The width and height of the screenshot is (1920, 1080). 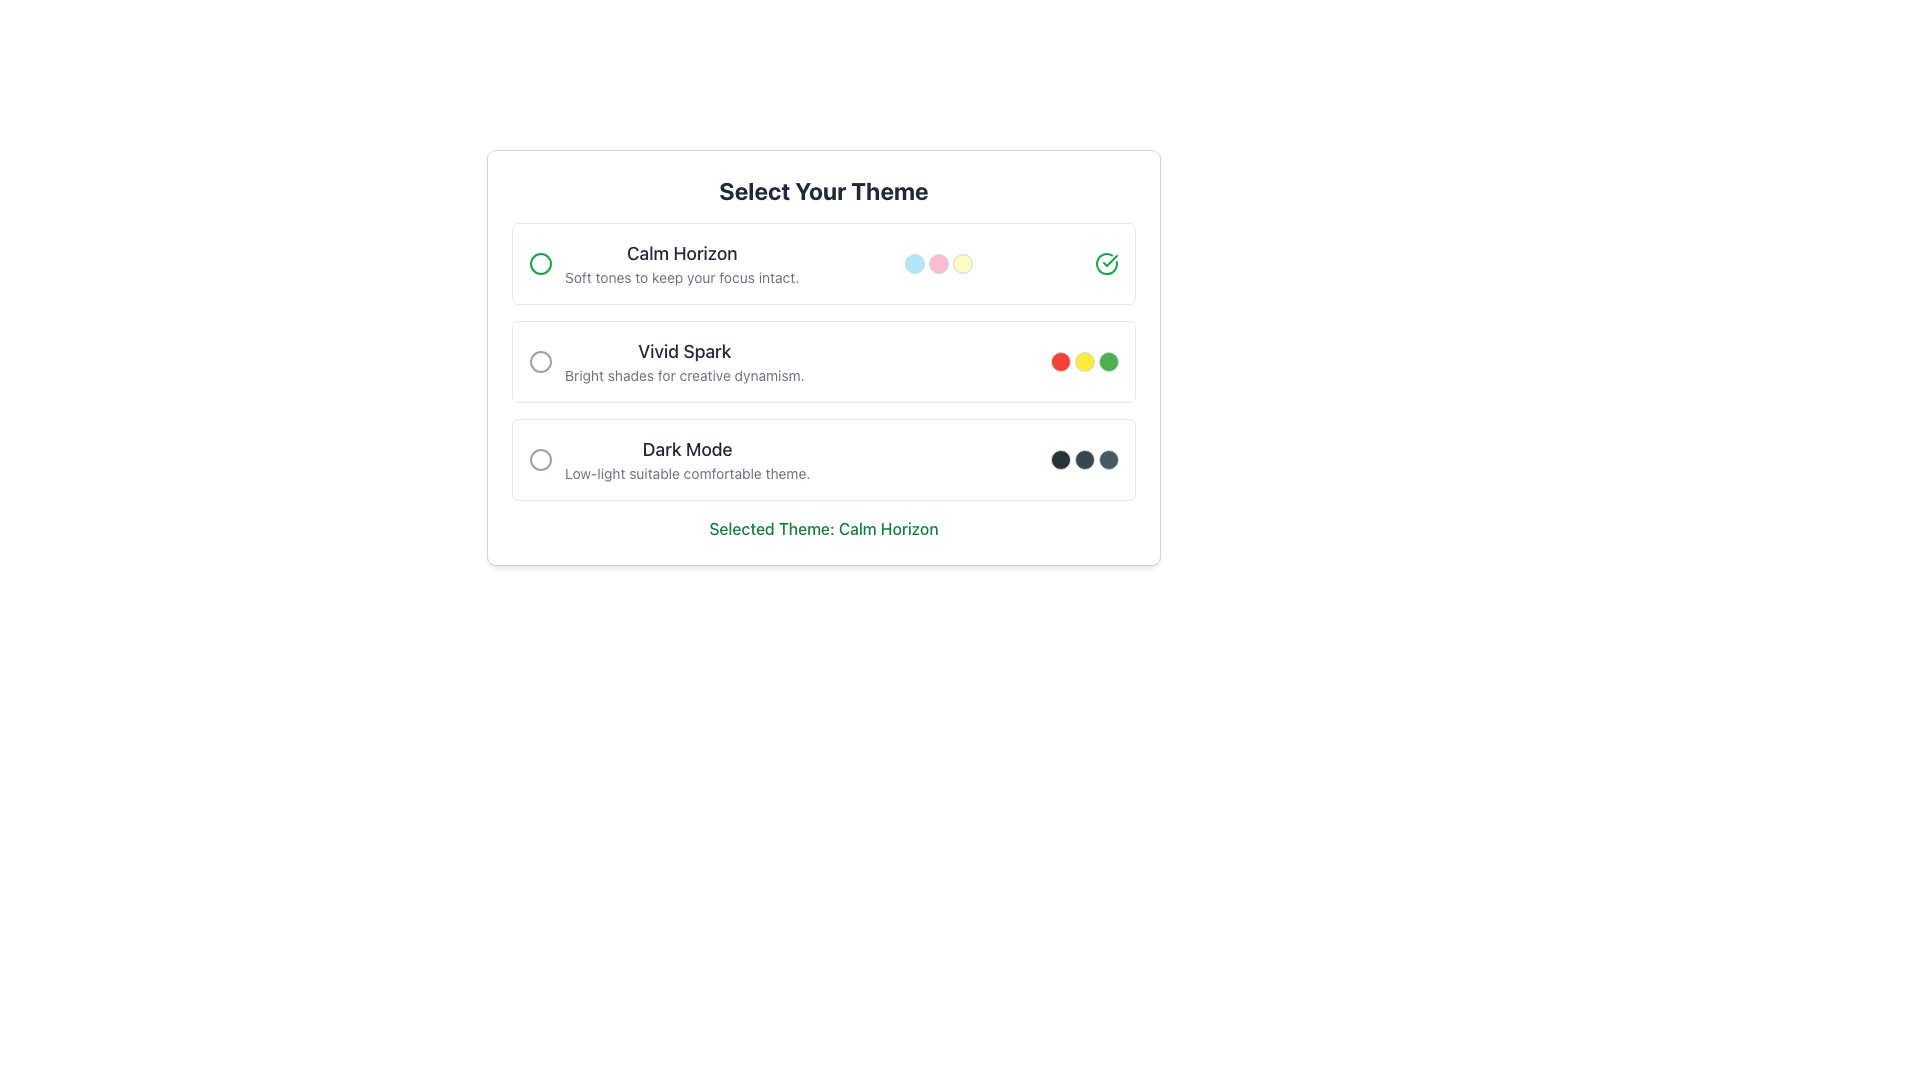 What do you see at coordinates (963, 262) in the screenshot?
I see `the third circular UI component with a pale yellow background and a thin gray border in the 'Select Your Theme' section, aligned with the text 'Calm Horizon'` at bounding box center [963, 262].